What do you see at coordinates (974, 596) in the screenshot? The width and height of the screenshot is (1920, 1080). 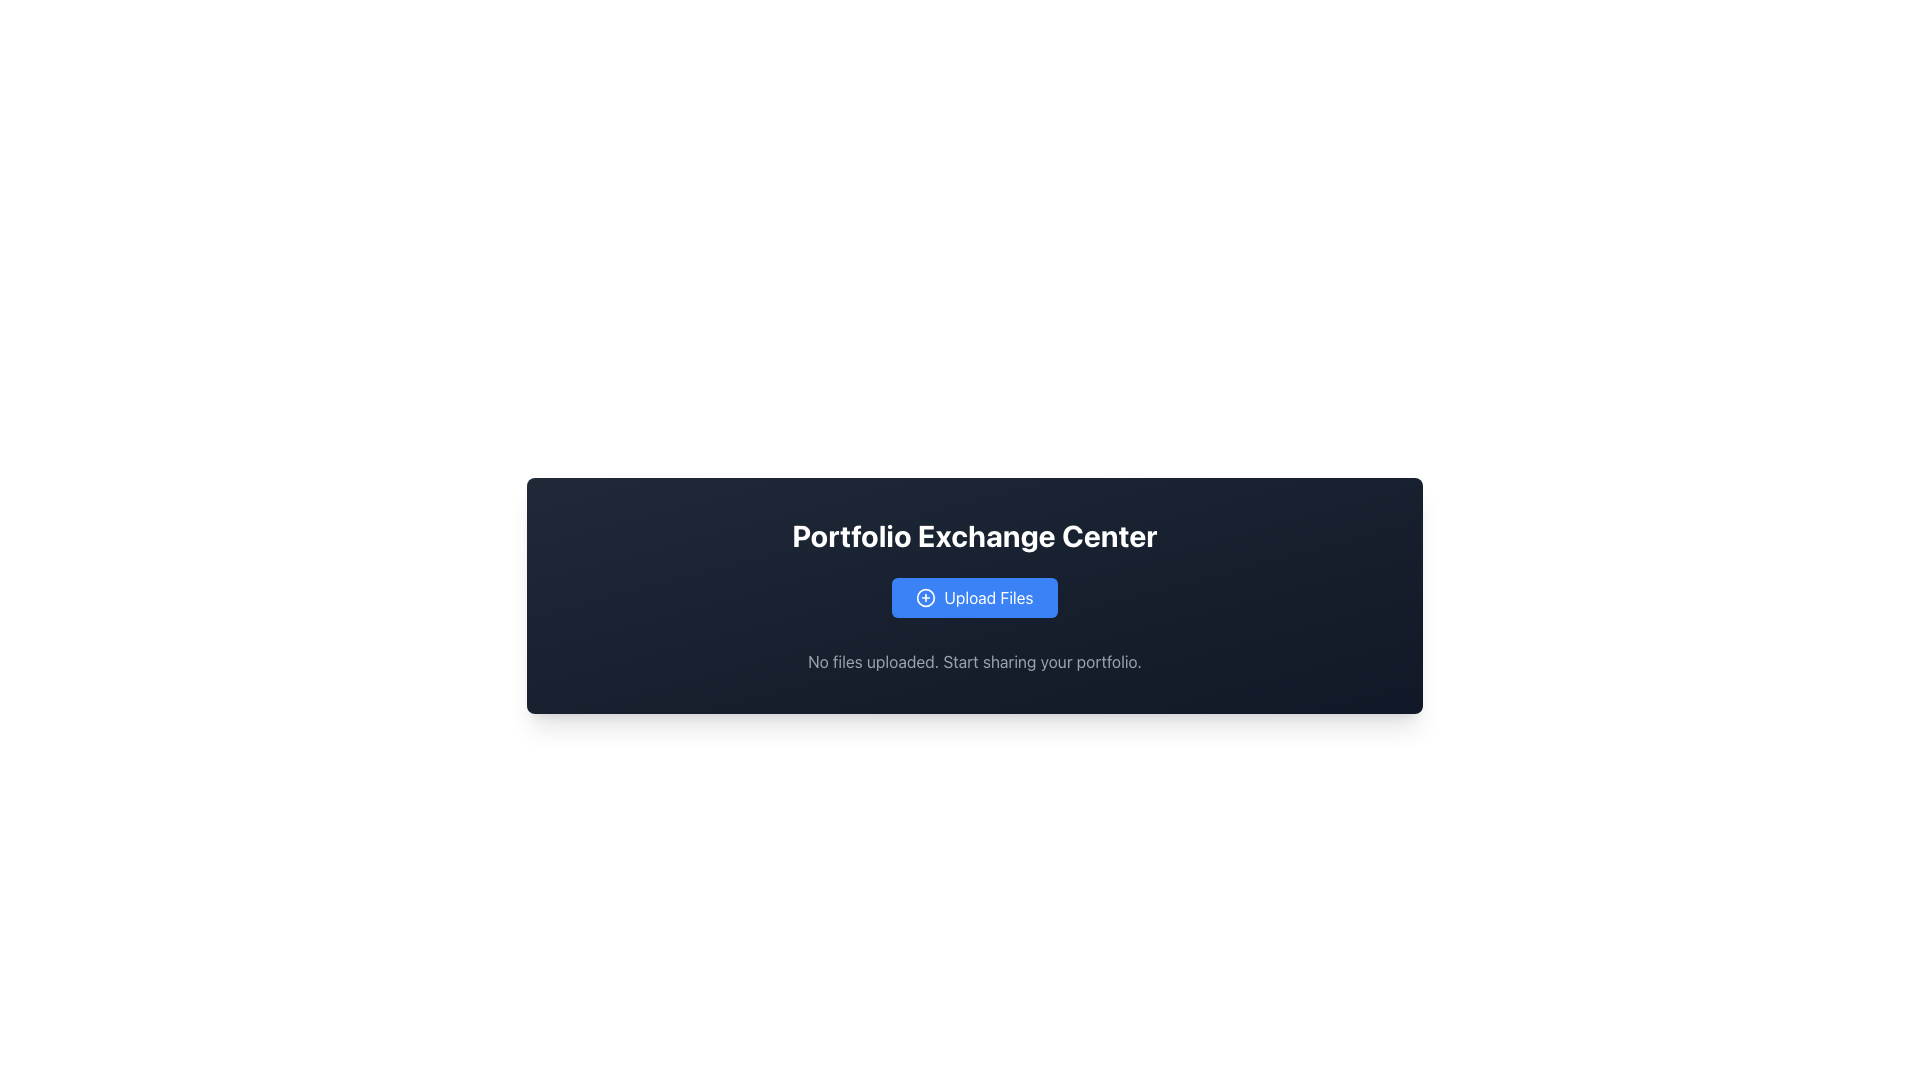 I see `the file upload button located below the heading 'Portfolio Exchange Center'` at bounding box center [974, 596].